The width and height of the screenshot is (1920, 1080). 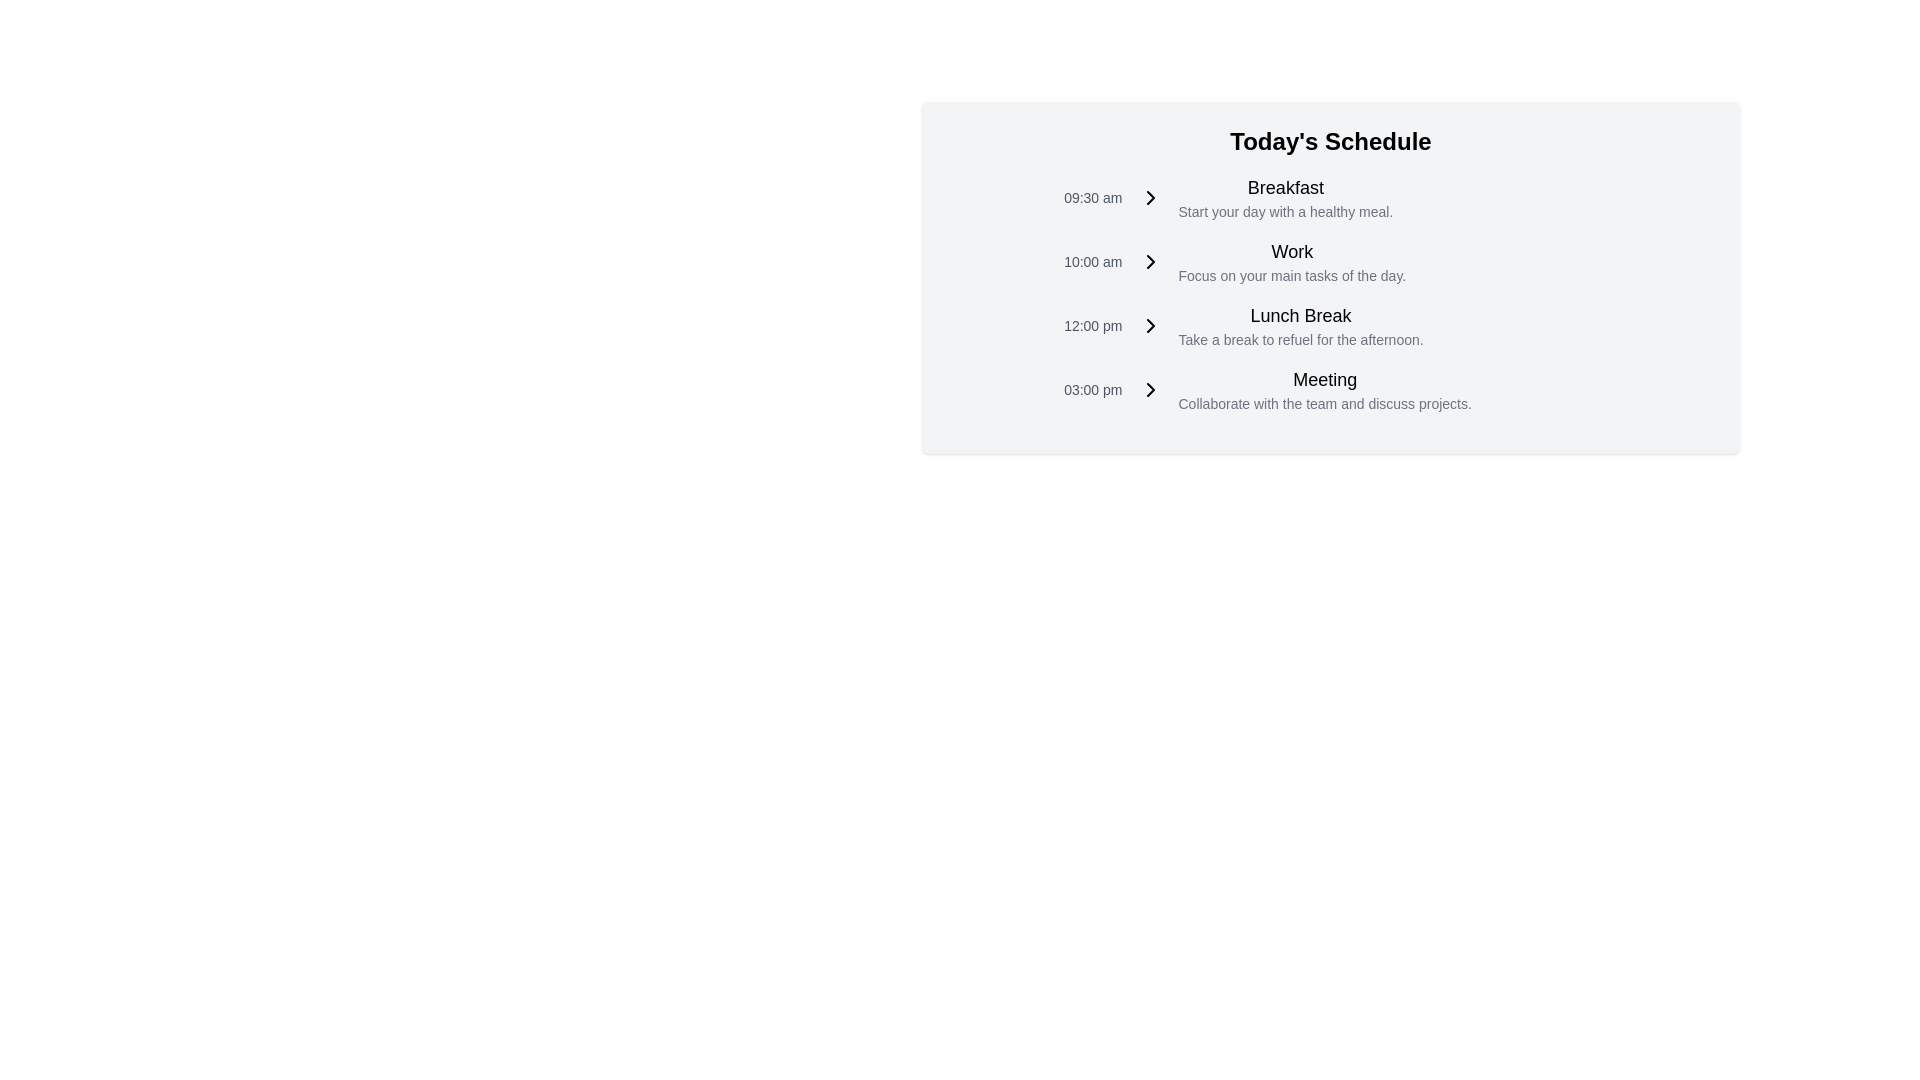 What do you see at coordinates (1325, 404) in the screenshot?
I see `the text element displaying 'Collaborate with the team and discuss projects.' located below the 'Meeting' heading in the schedule list` at bounding box center [1325, 404].